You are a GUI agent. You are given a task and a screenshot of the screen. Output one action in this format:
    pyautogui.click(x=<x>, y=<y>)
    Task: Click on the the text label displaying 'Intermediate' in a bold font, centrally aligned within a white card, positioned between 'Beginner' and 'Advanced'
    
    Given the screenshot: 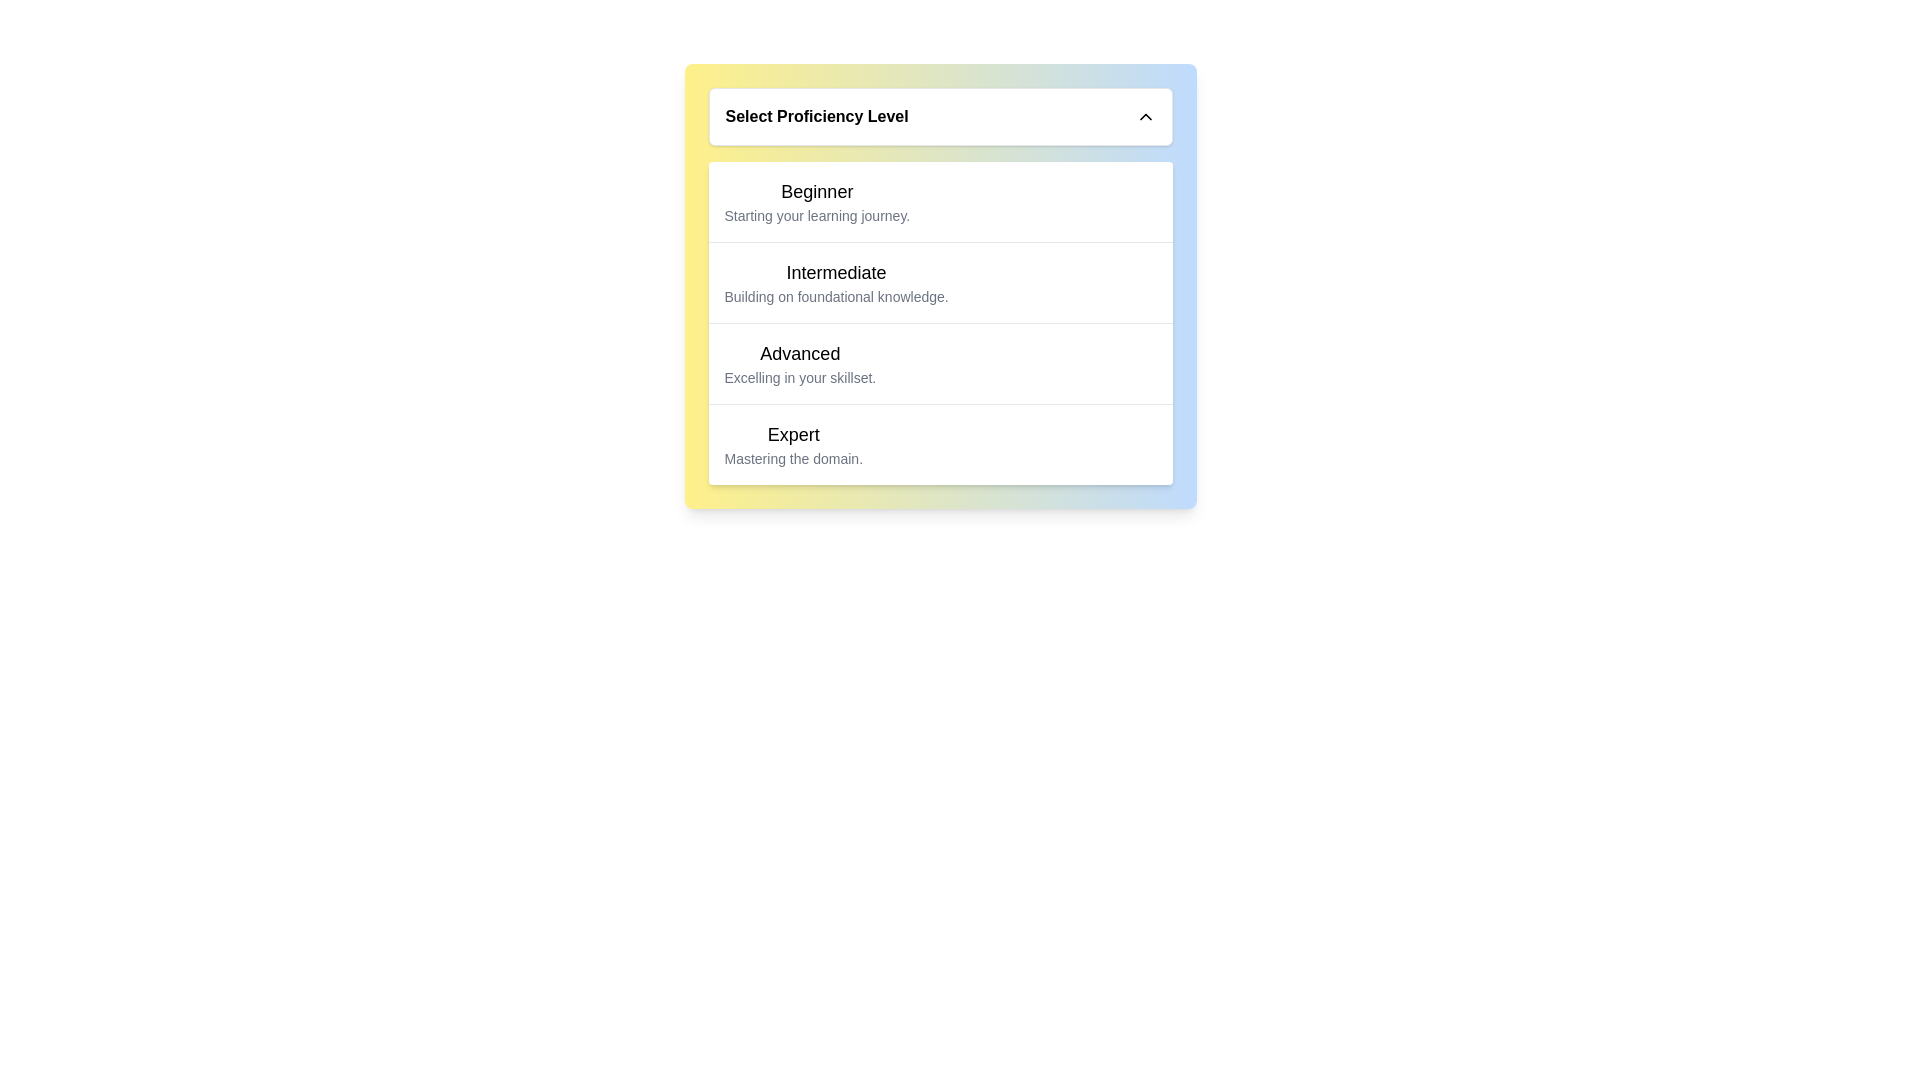 What is the action you would take?
    pyautogui.click(x=836, y=273)
    